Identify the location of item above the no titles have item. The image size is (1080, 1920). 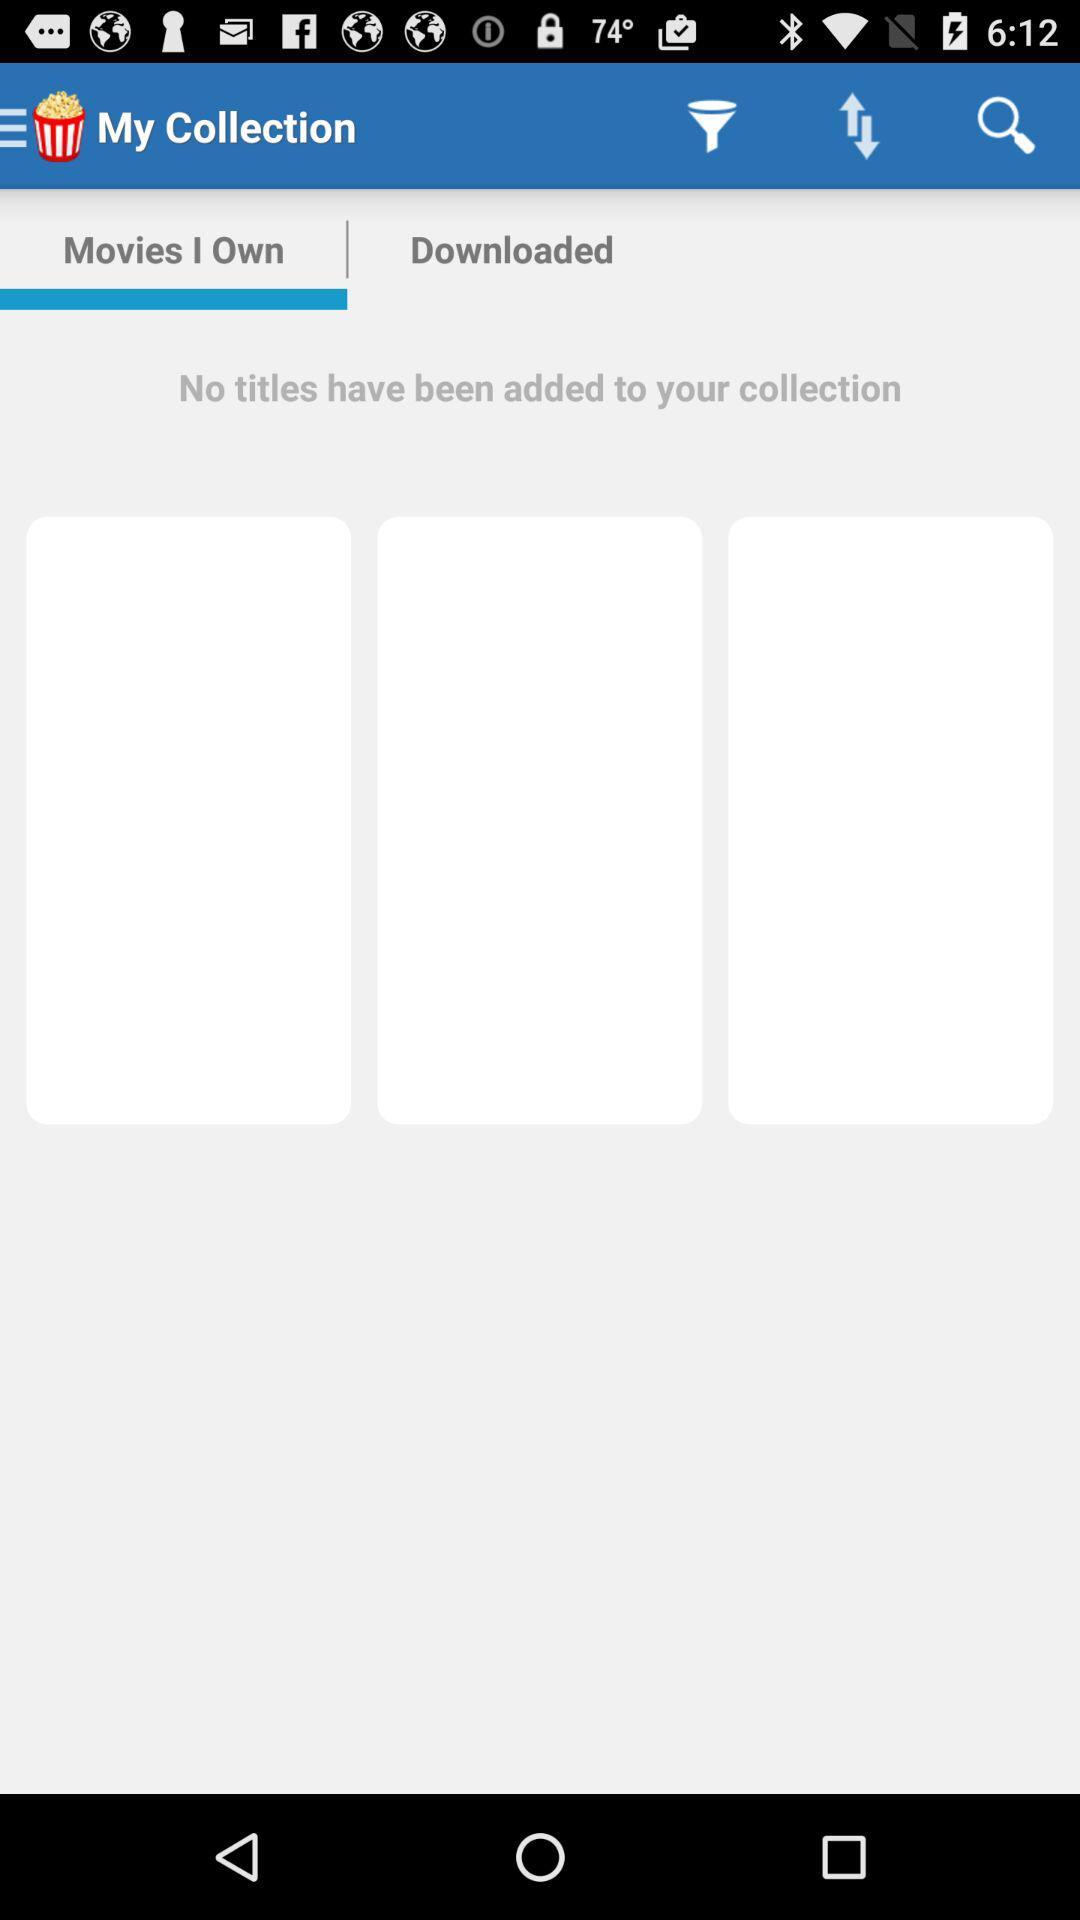
(511, 248).